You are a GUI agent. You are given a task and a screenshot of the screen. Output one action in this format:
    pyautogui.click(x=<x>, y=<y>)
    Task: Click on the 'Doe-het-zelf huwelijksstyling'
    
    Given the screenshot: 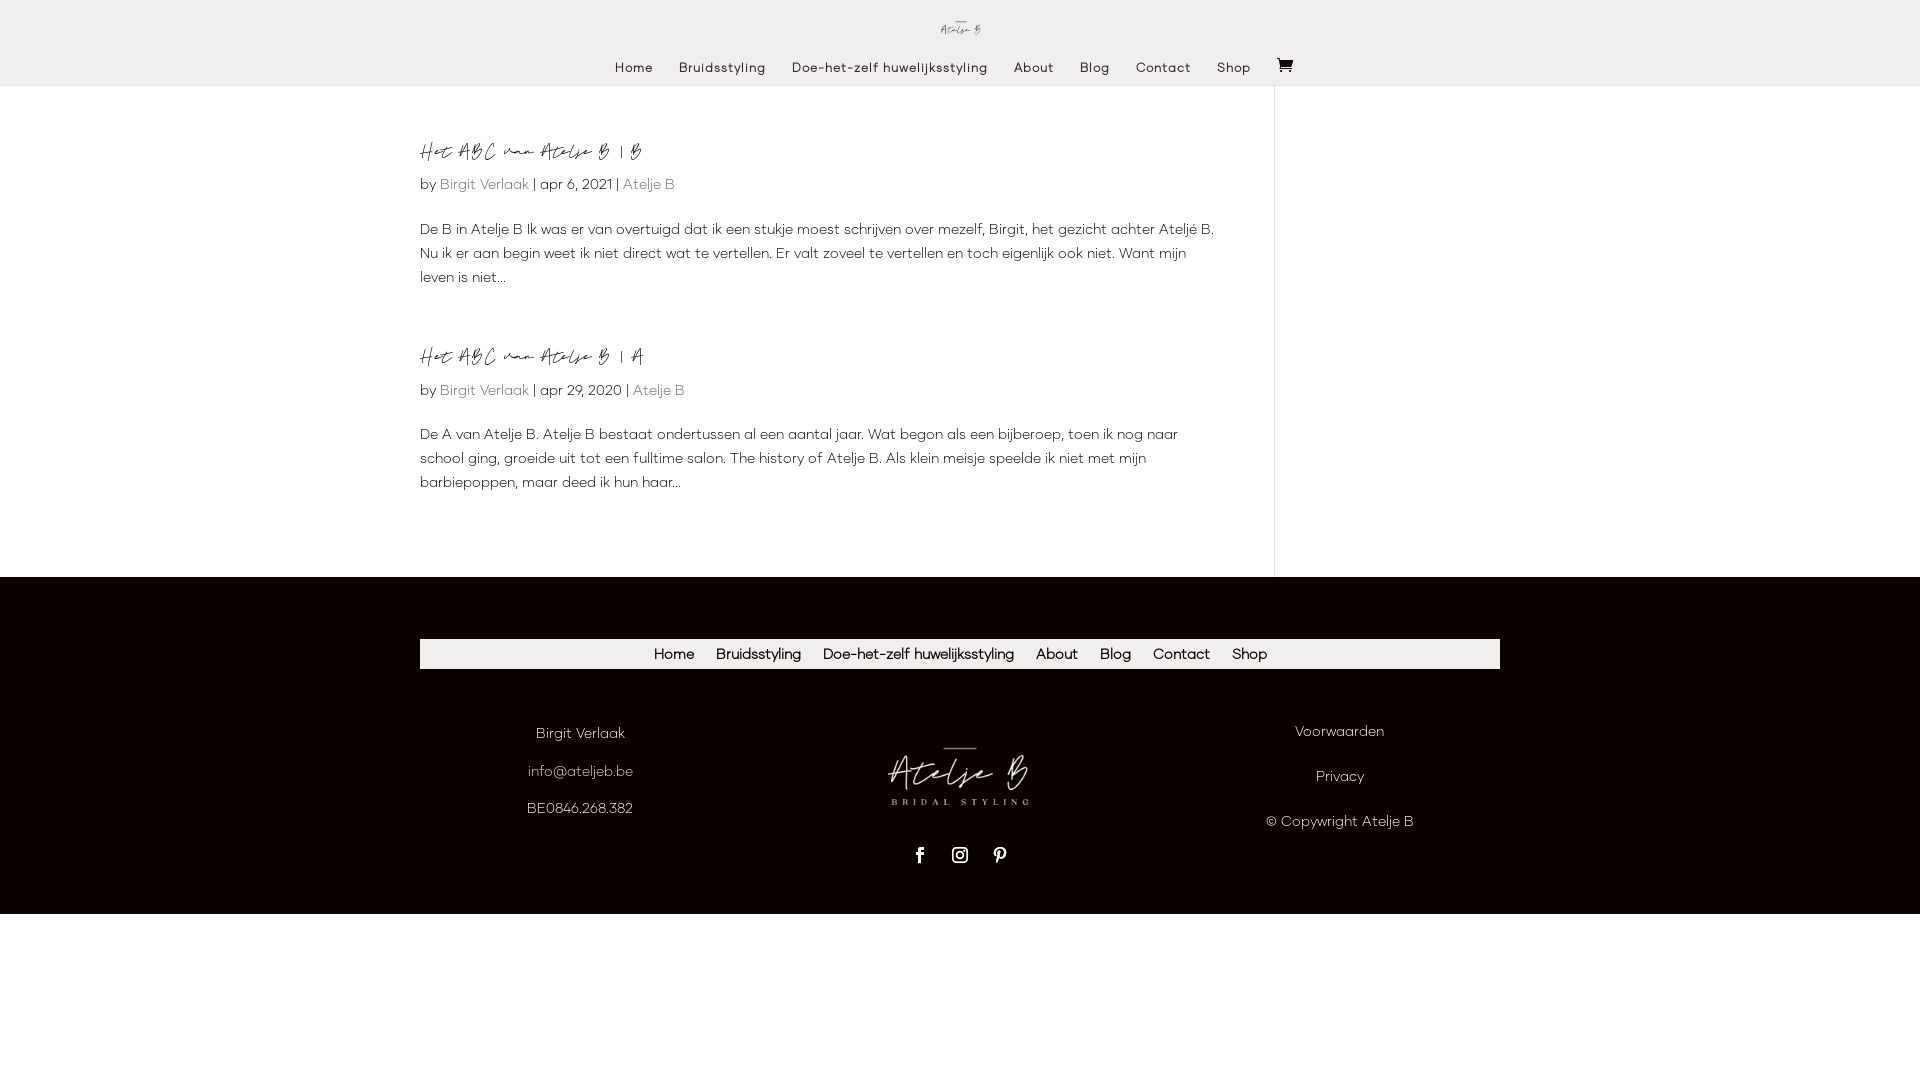 What is the action you would take?
    pyautogui.click(x=821, y=658)
    